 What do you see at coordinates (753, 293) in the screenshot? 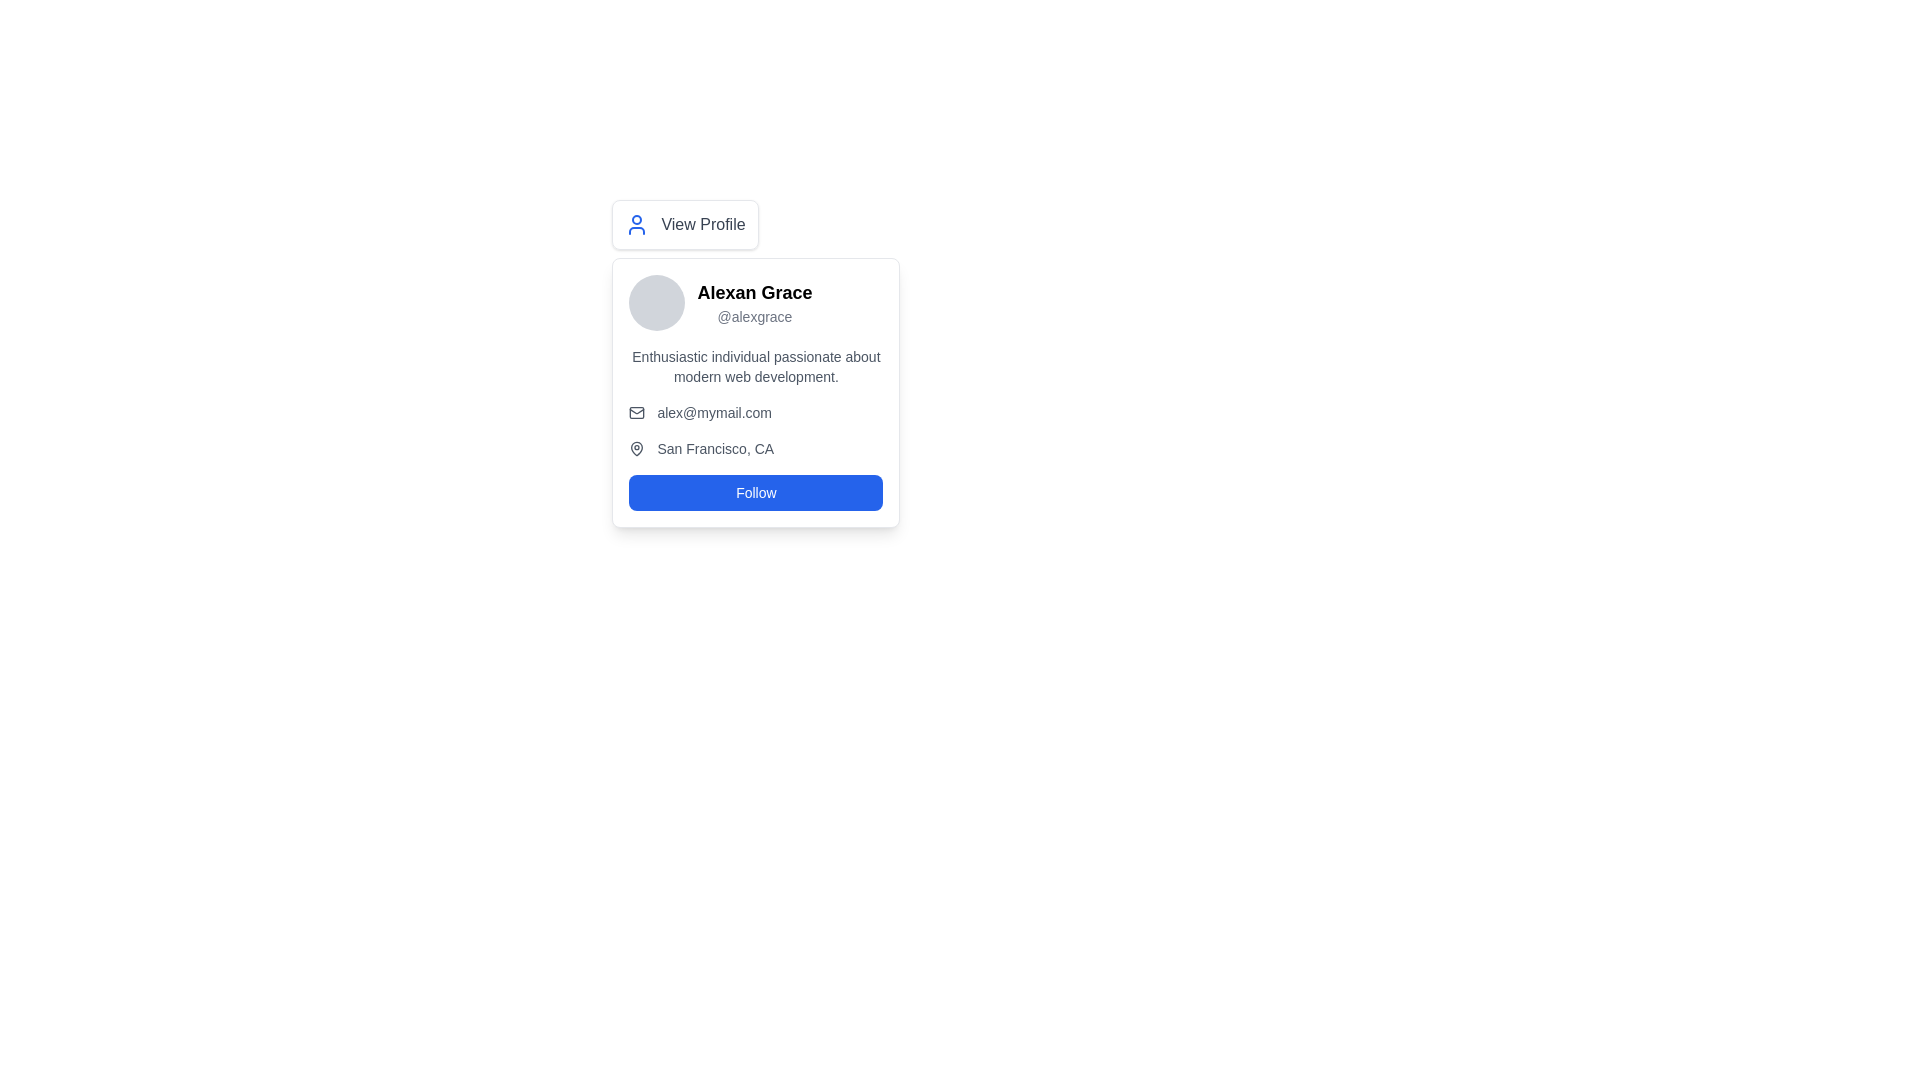
I see `and understand the displayed name 'Alexan Grace' from the bold text label located at the top of the profile card, which is centered between the circular avatar and the card's edge` at bounding box center [753, 293].